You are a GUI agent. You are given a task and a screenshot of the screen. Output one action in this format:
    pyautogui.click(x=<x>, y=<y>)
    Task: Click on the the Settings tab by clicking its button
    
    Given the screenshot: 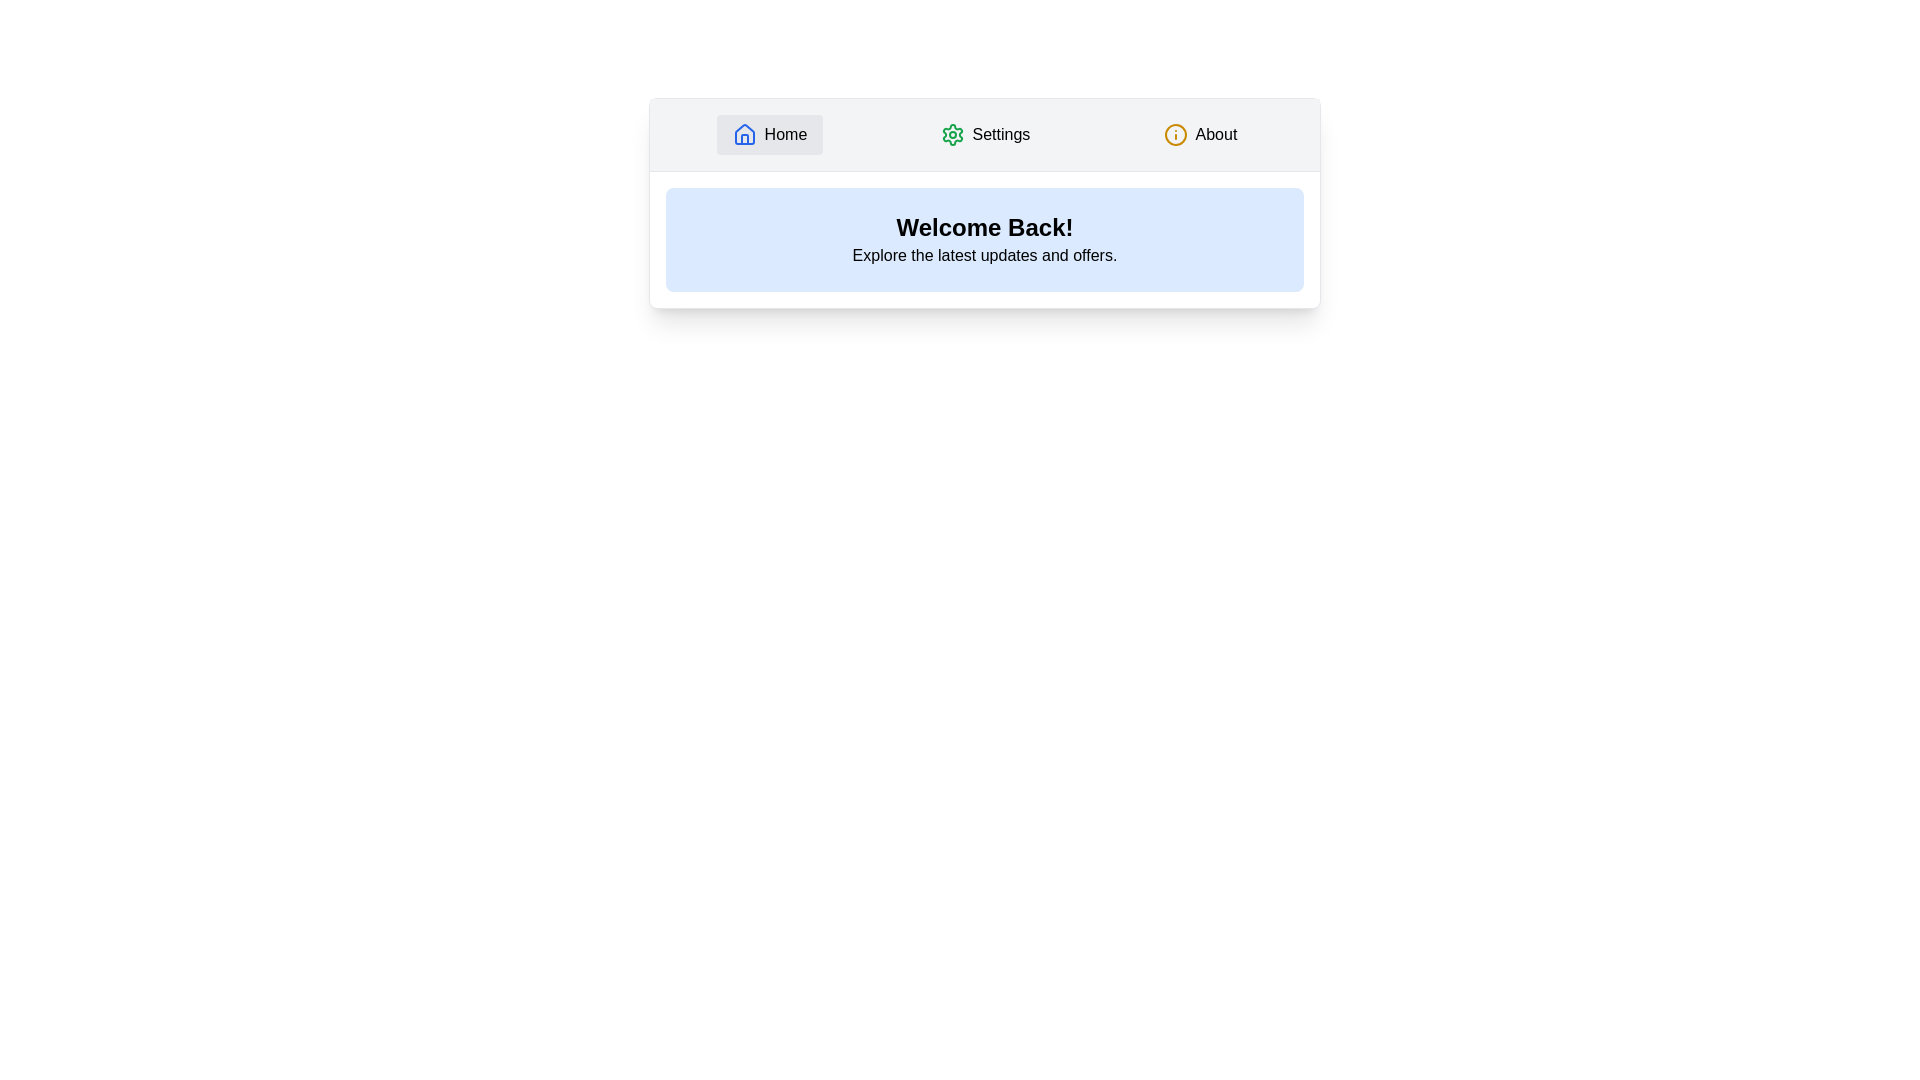 What is the action you would take?
    pyautogui.click(x=984, y=135)
    